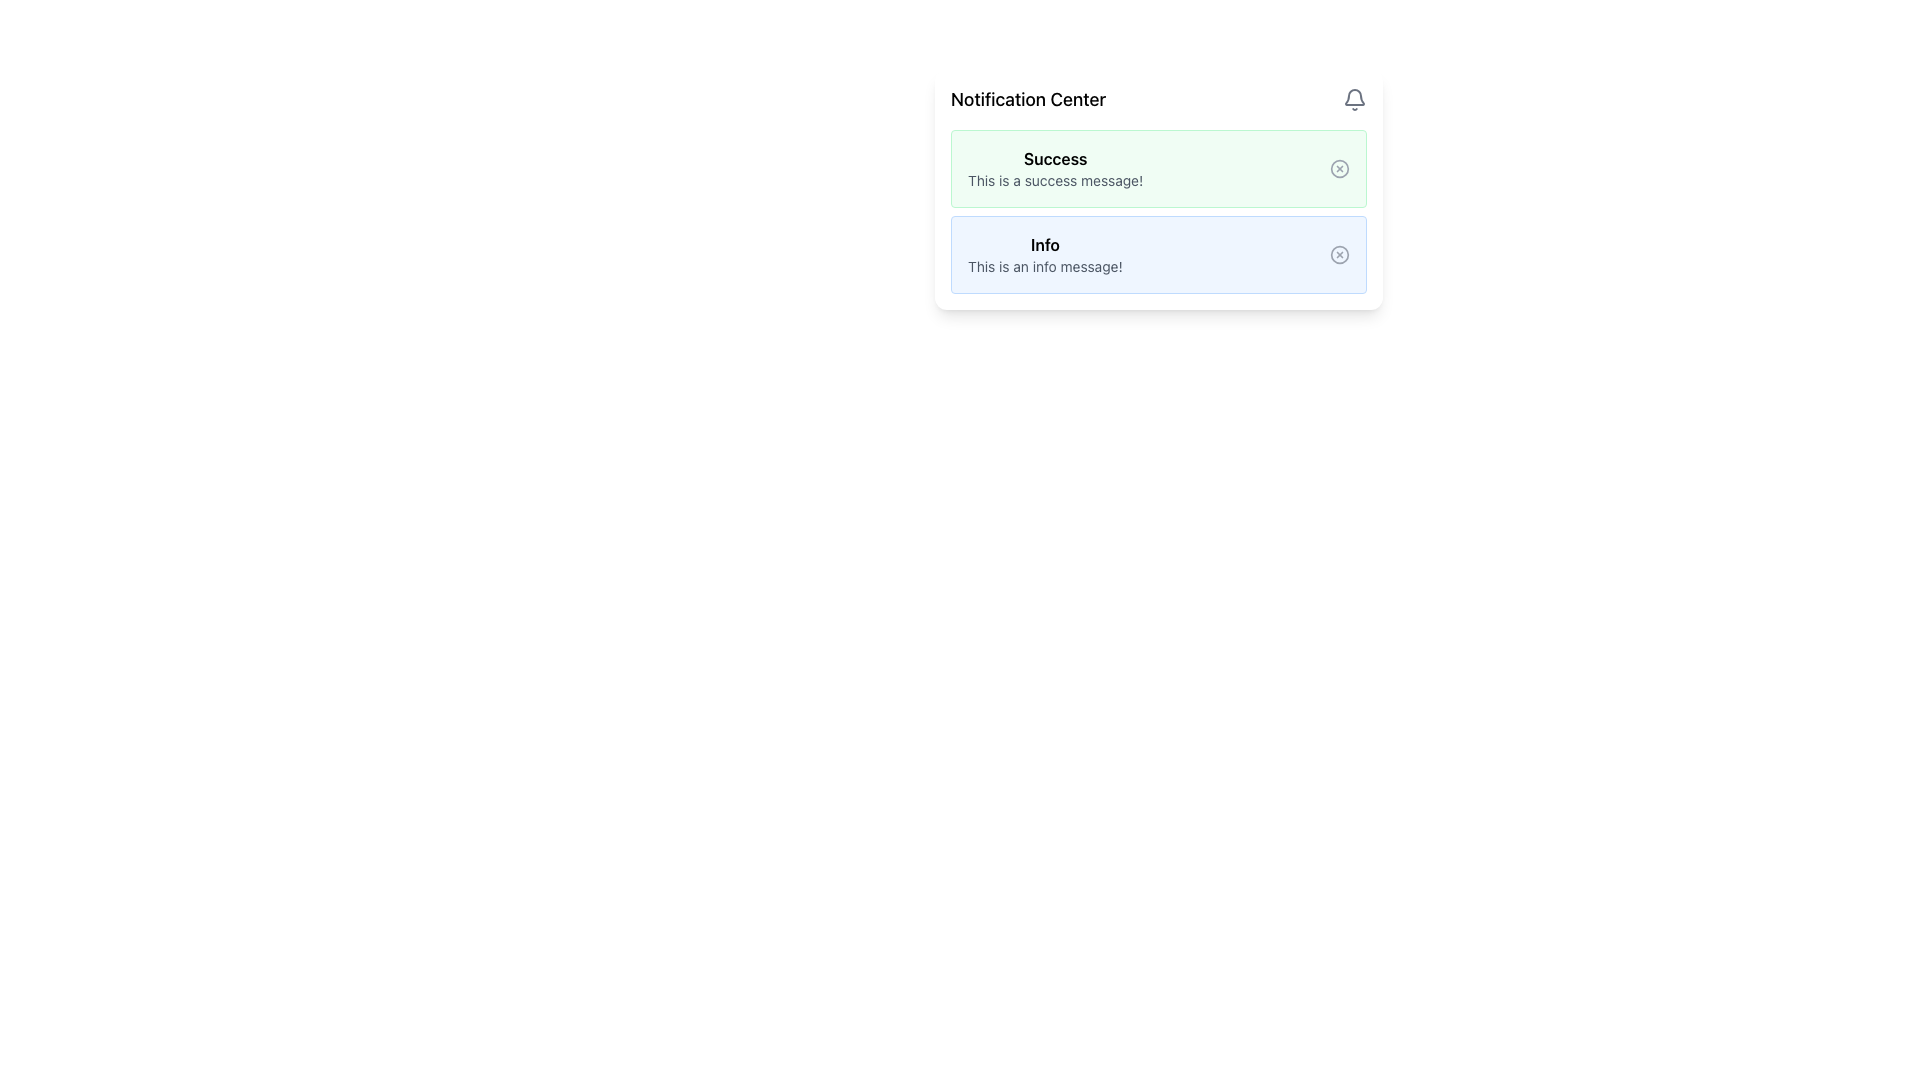  Describe the element at coordinates (1354, 100) in the screenshot. I see `the bell icon located at the far right of the Notification Center header bar, which is styled in gray and serves as a notification symbol` at that location.